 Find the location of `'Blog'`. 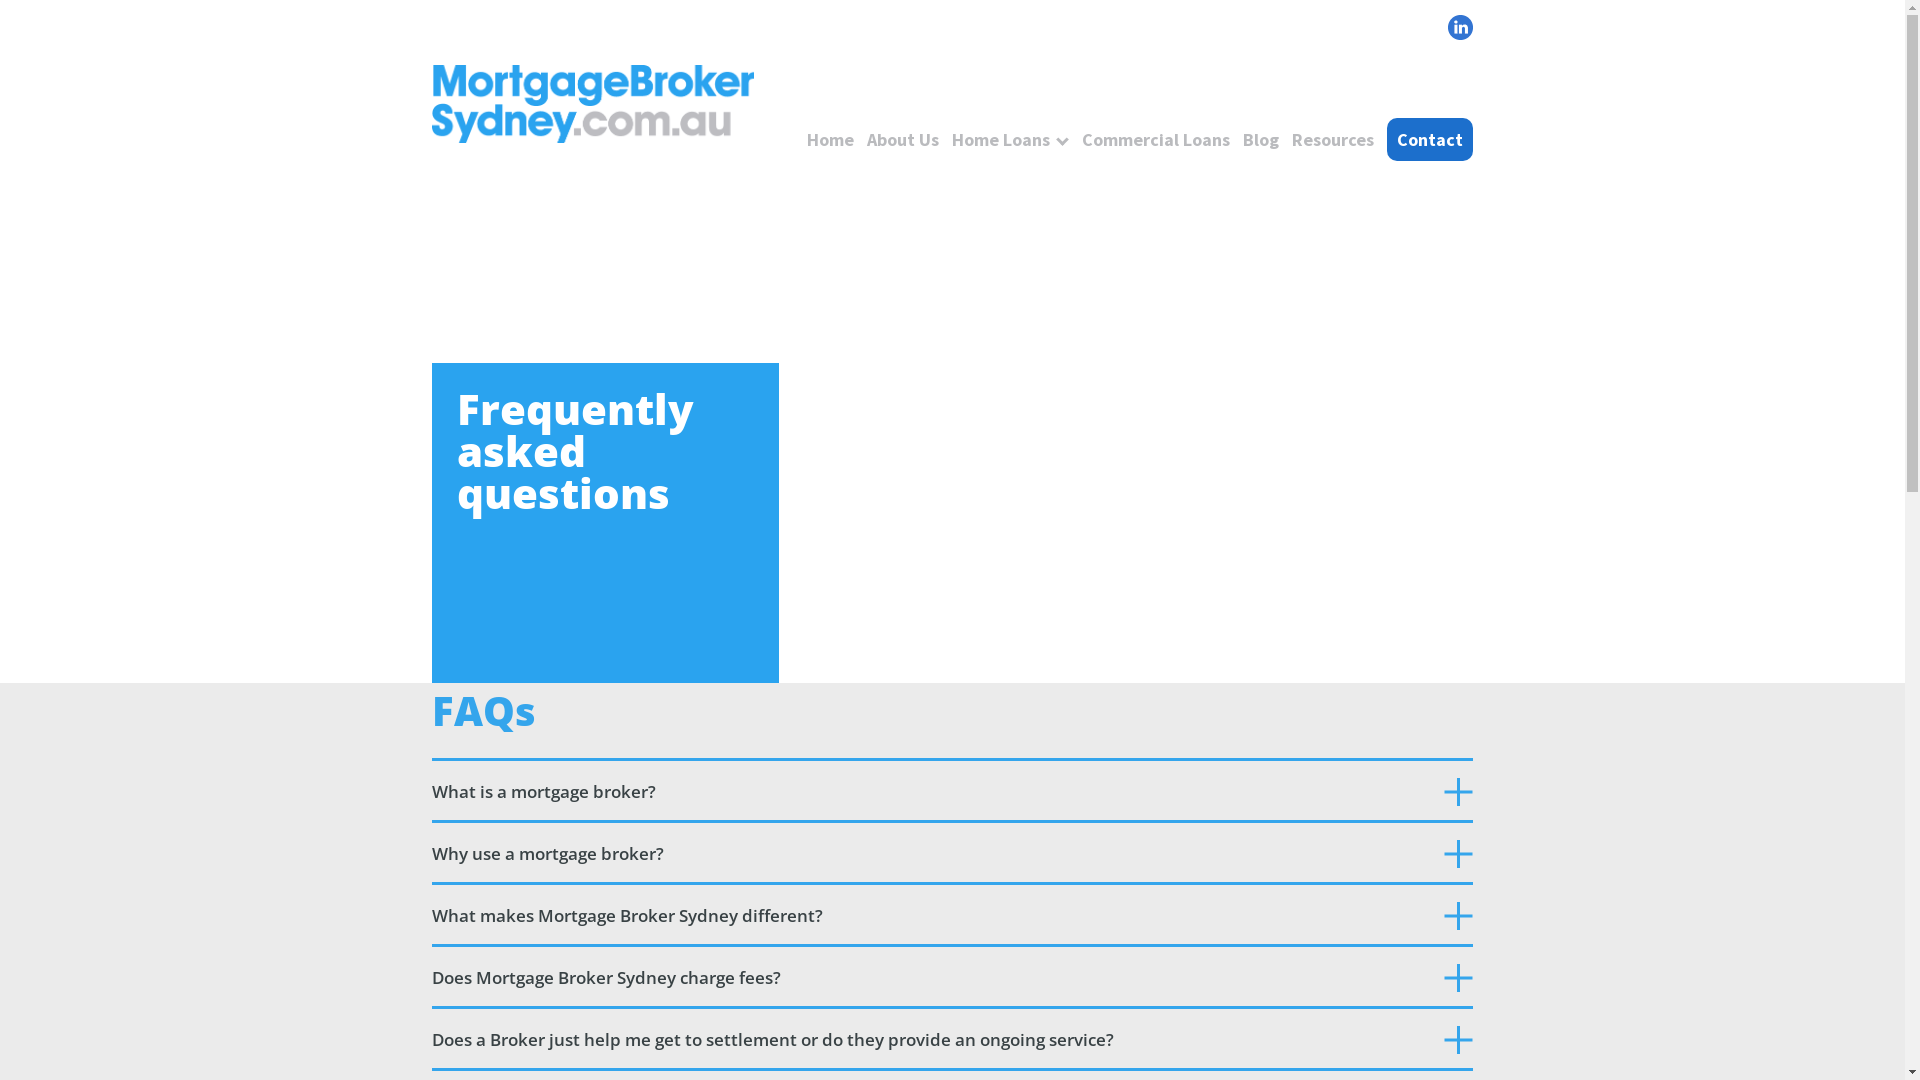

'Blog' is located at coordinates (1242, 138).